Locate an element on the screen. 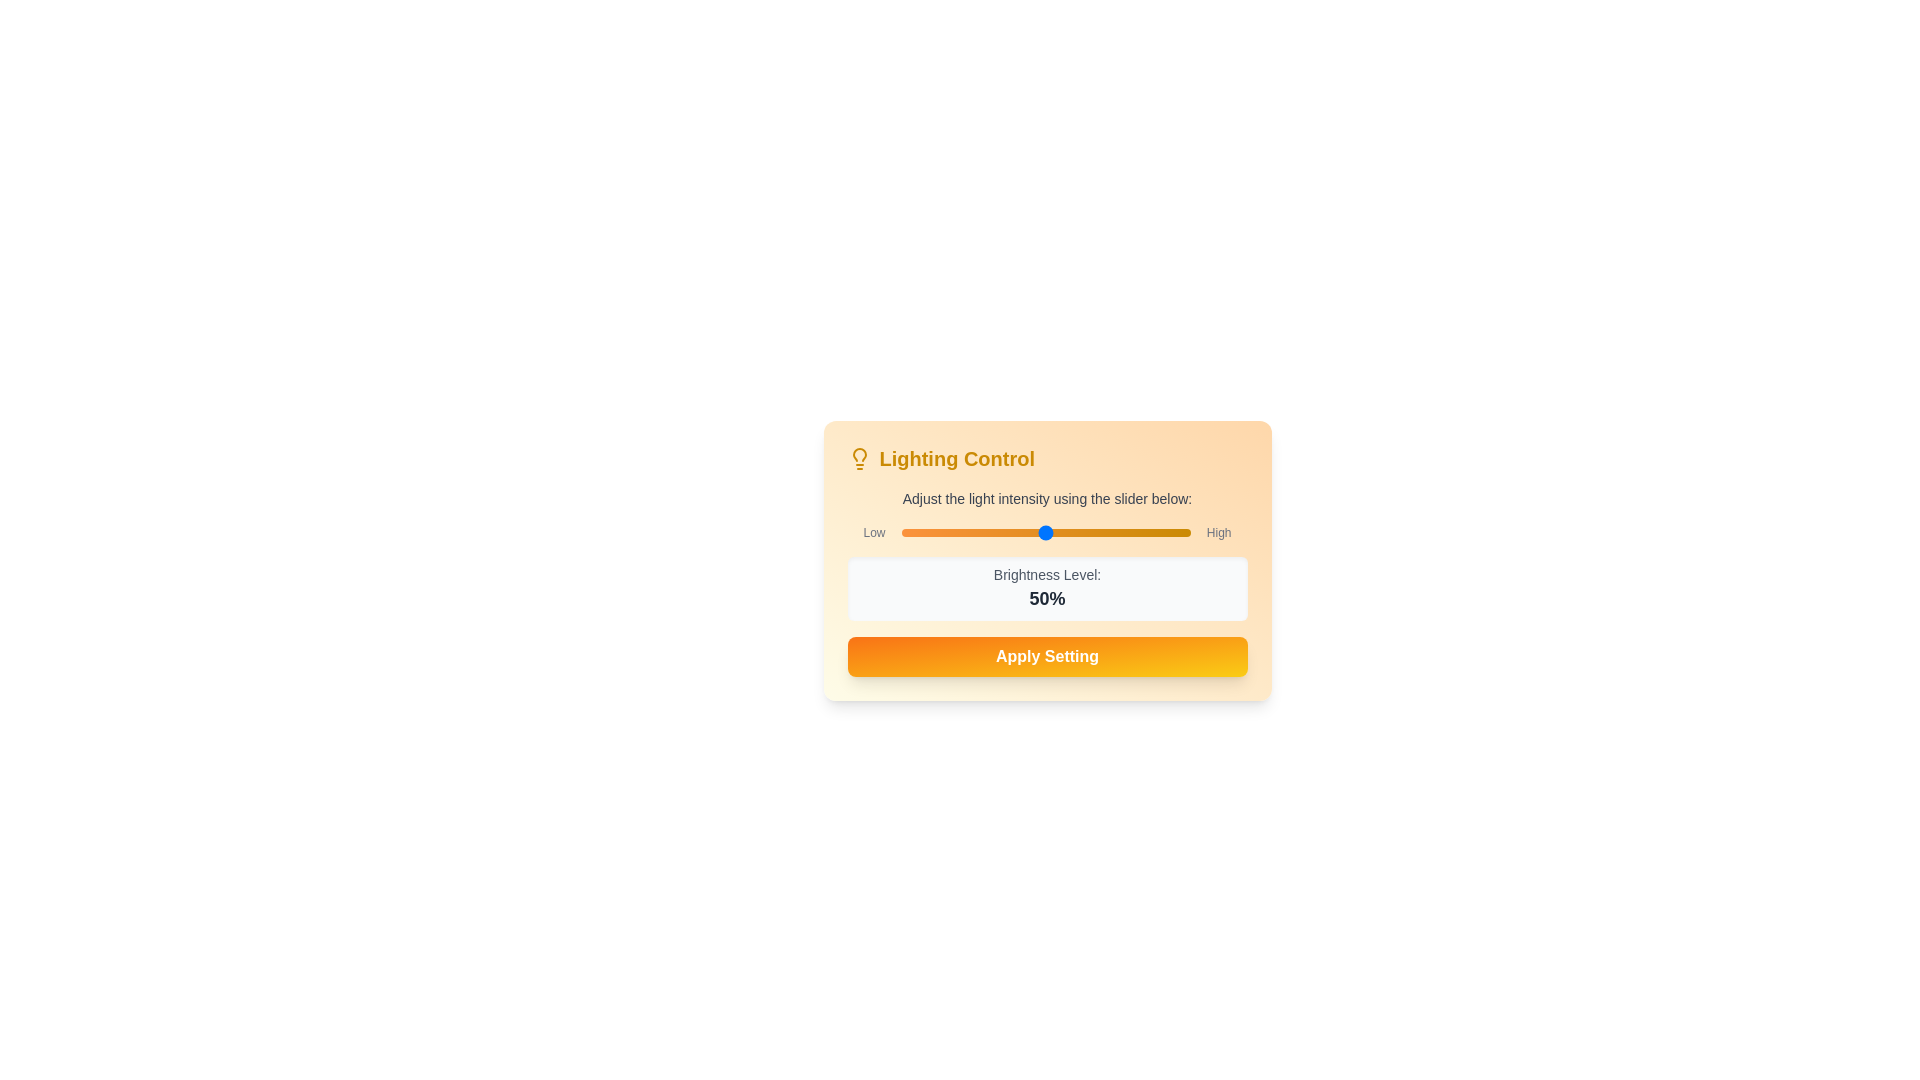 Image resolution: width=1920 pixels, height=1080 pixels. the Text display panel that shows 'Brightness Level:' and '50%' with a light gray background, positioned within the 'Lighting Control' section is located at coordinates (1046, 588).